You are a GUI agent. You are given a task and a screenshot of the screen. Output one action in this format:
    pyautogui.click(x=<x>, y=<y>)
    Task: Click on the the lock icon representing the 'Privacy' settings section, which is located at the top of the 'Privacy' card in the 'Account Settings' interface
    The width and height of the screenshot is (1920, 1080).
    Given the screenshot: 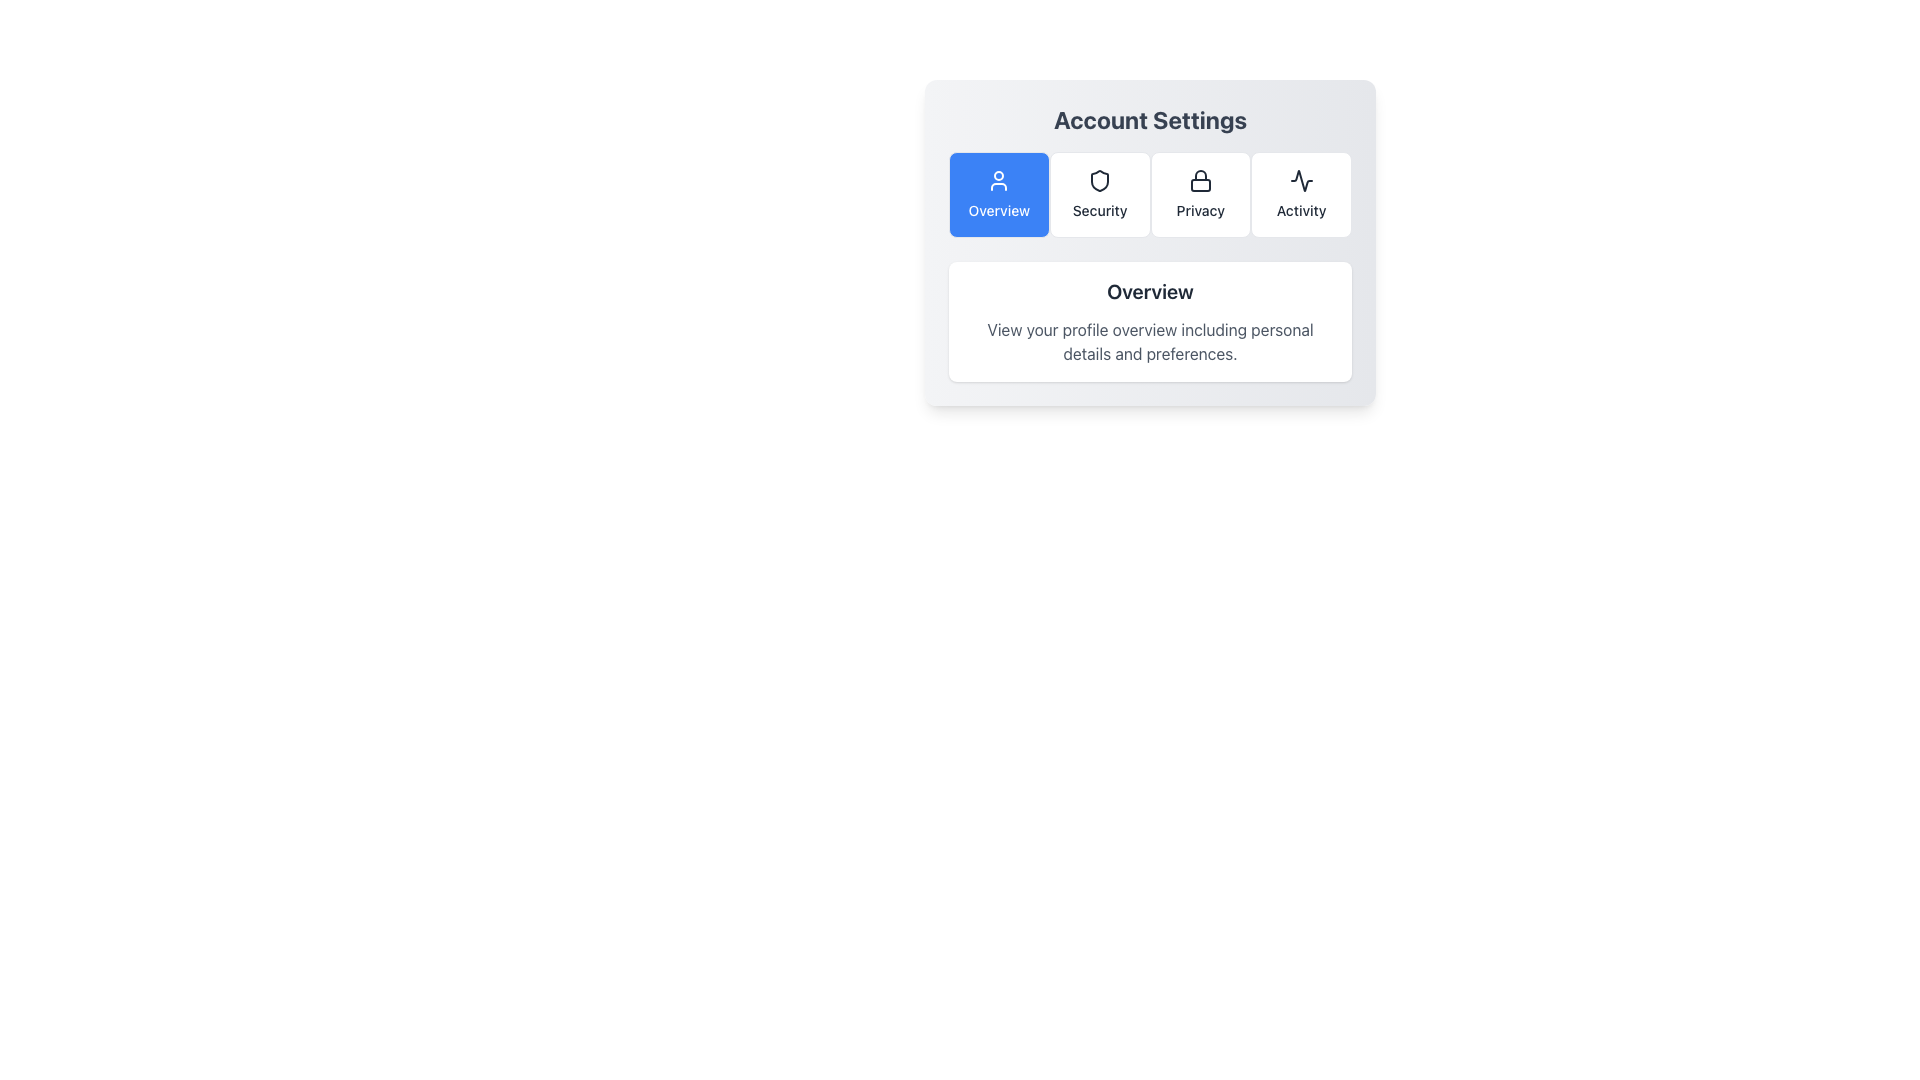 What is the action you would take?
    pyautogui.click(x=1200, y=181)
    